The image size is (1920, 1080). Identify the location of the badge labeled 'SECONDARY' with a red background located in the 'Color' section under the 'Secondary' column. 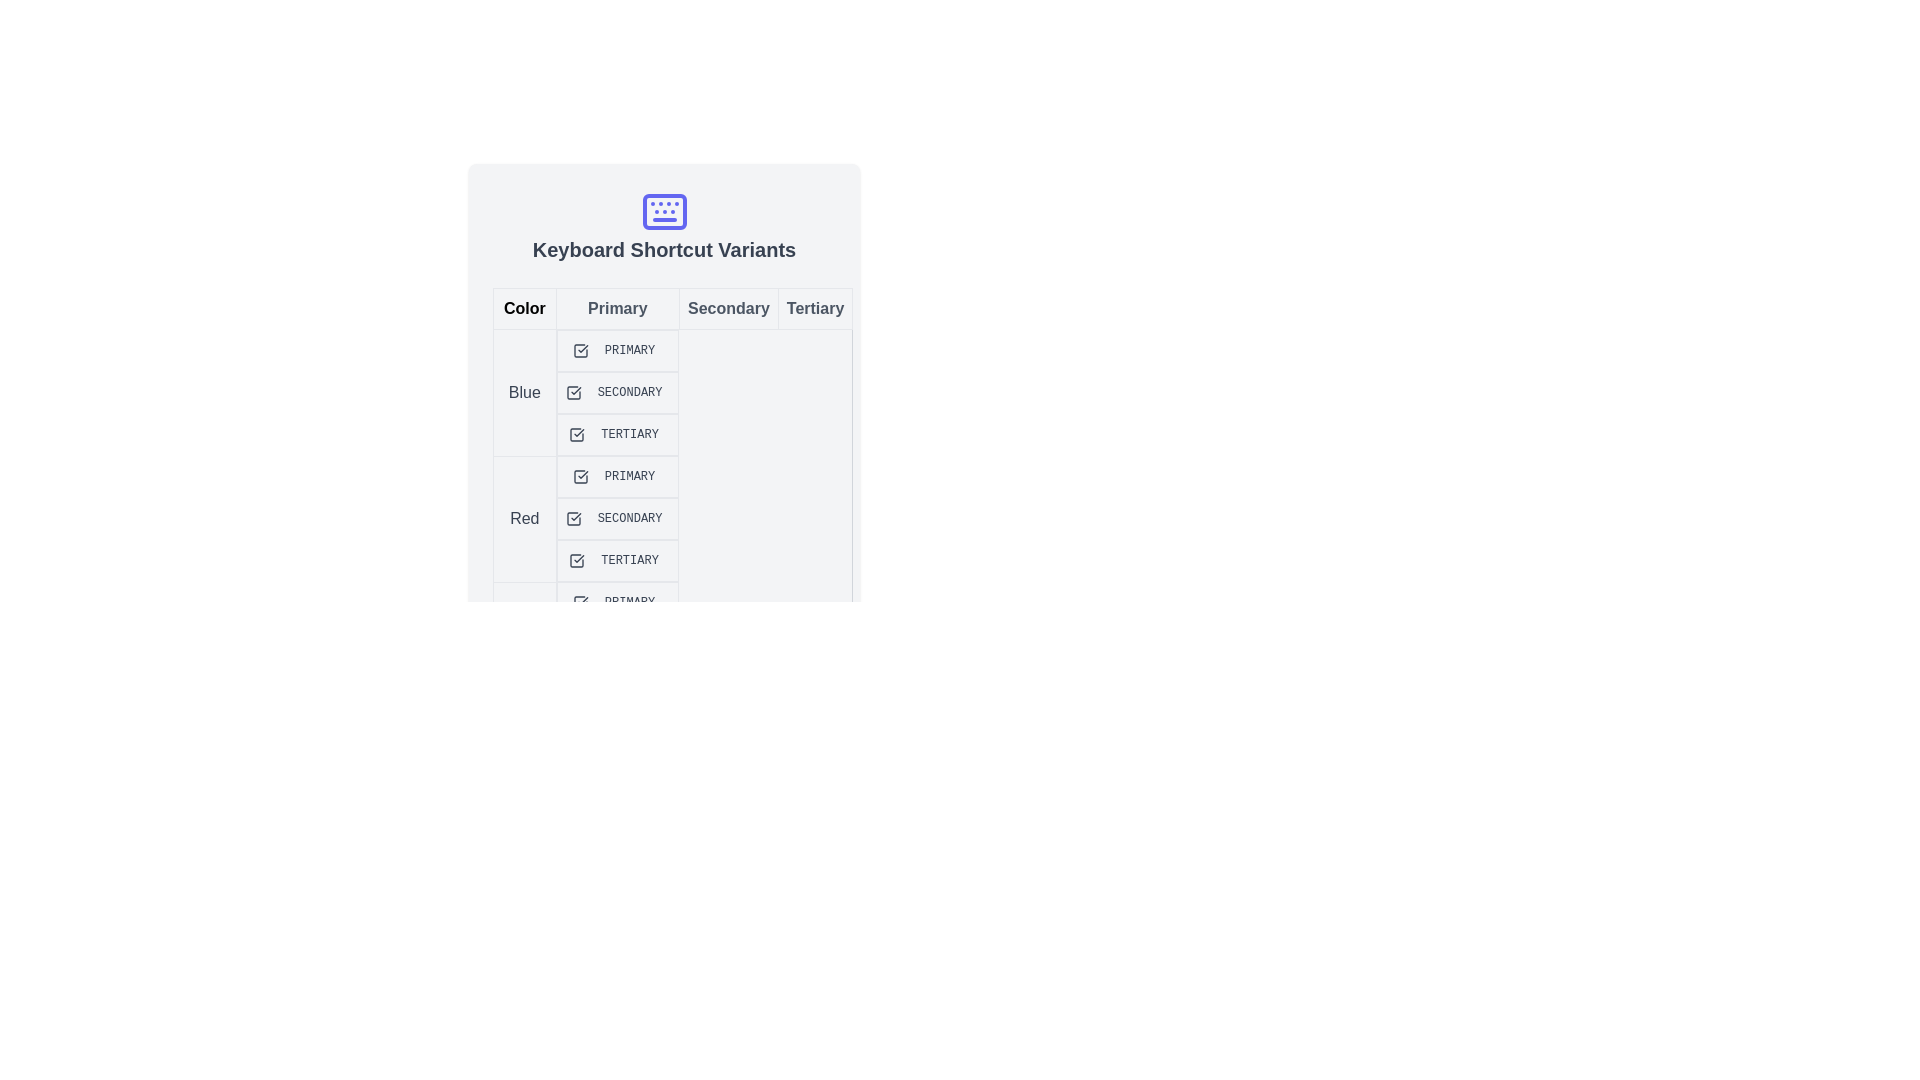
(629, 518).